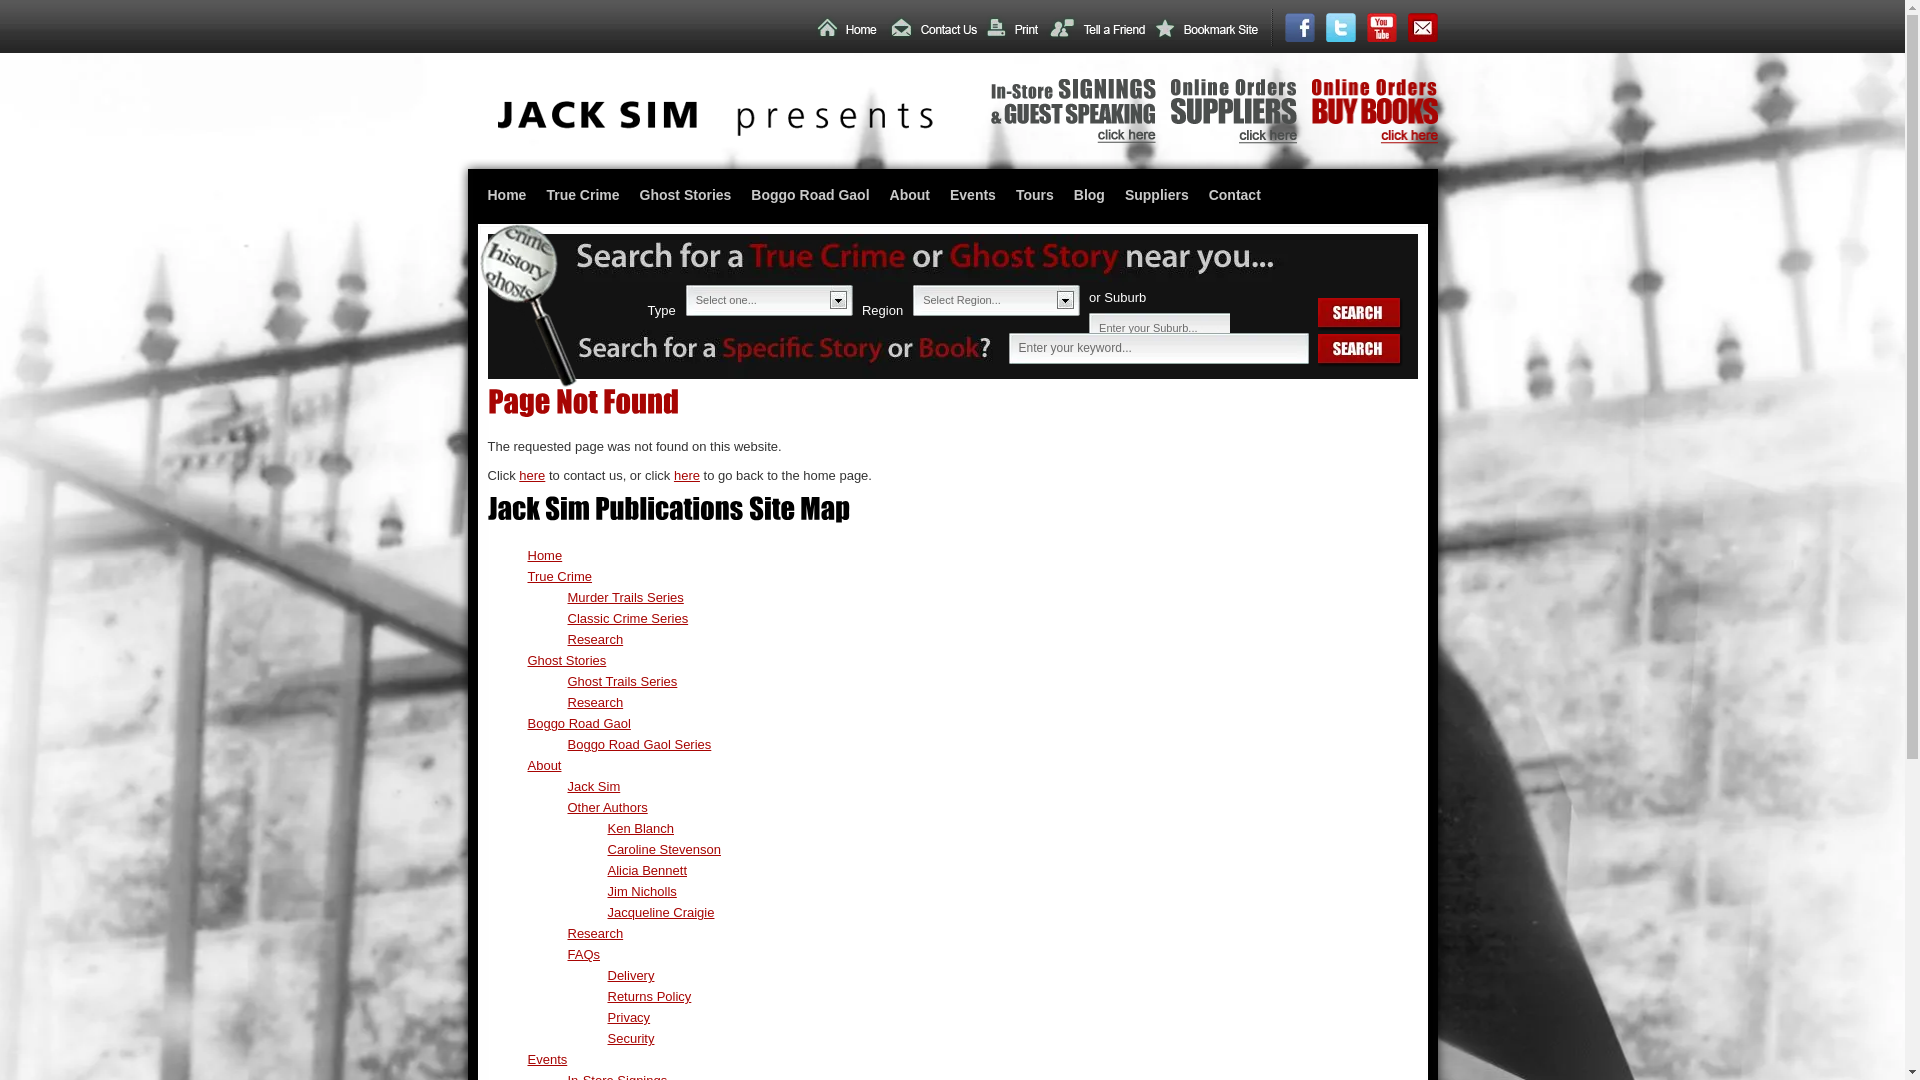  I want to click on 'Security', so click(630, 1037).